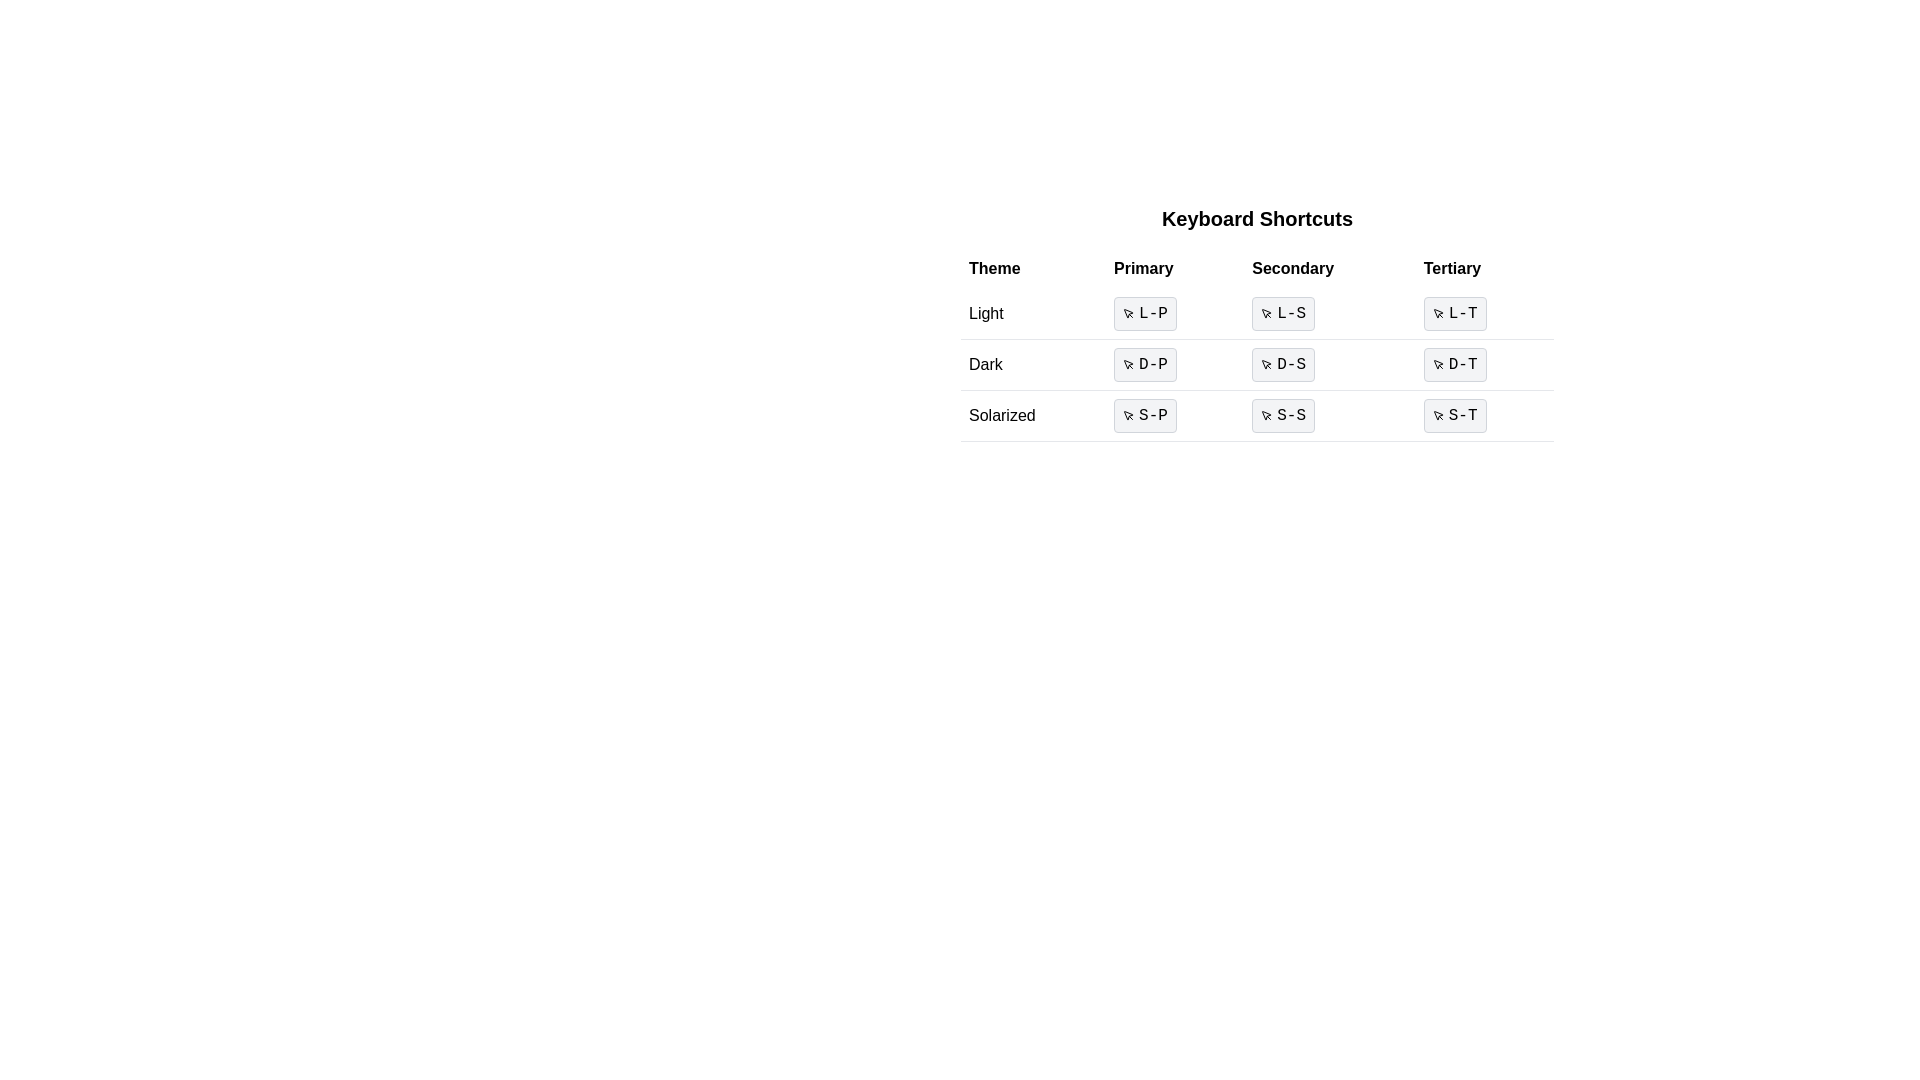 The image size is (1920, 1080). Describe the element at coordinates (1463, 313) in the screenshot. I see `text 'L-T' from the keyboard shortcut button located in the third column of the first row under the 'Tertiary' column heading` at that location.